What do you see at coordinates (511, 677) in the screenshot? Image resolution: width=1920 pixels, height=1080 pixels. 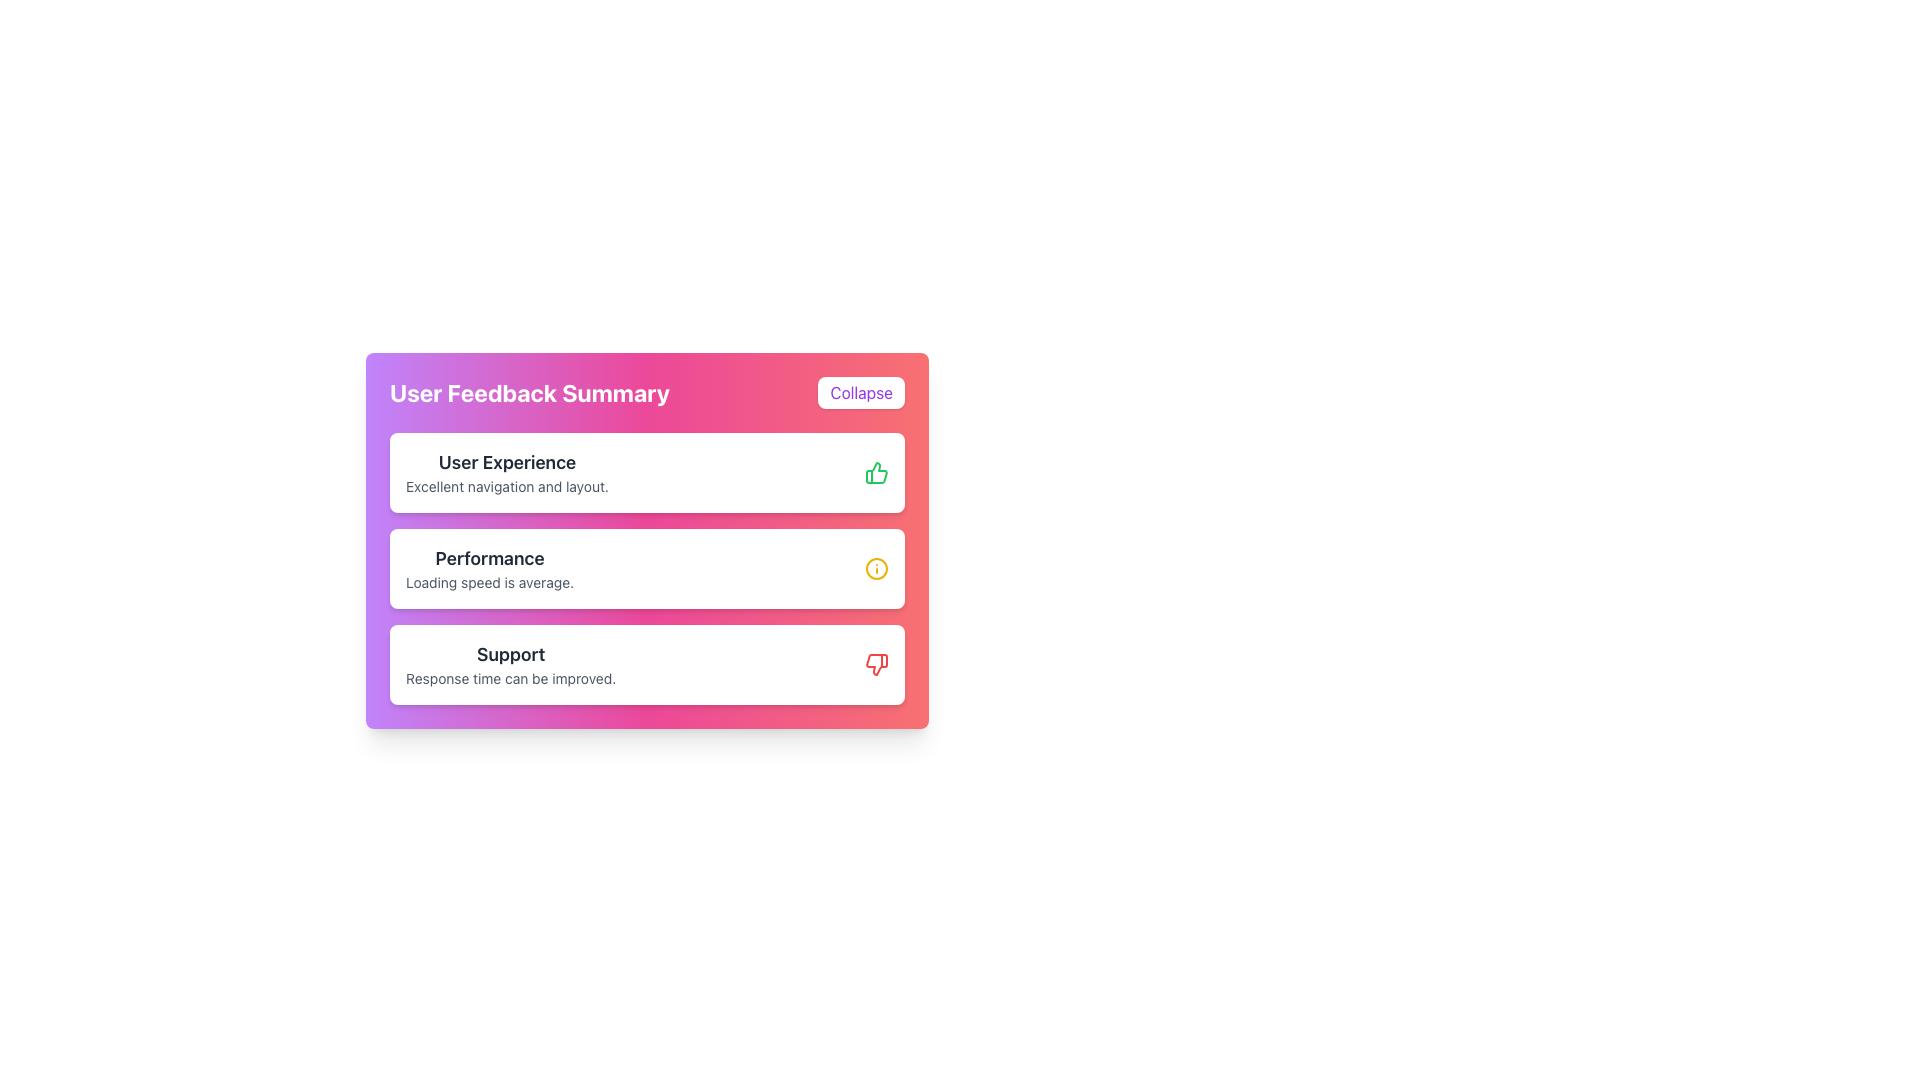 I see `the static text label that provides feedback information about the support section, located in the feedback card labeled 'Support', which is the third card in the vertically stacked list within the 'User Feedback Summary' panel` at bounding box center [511, 677].